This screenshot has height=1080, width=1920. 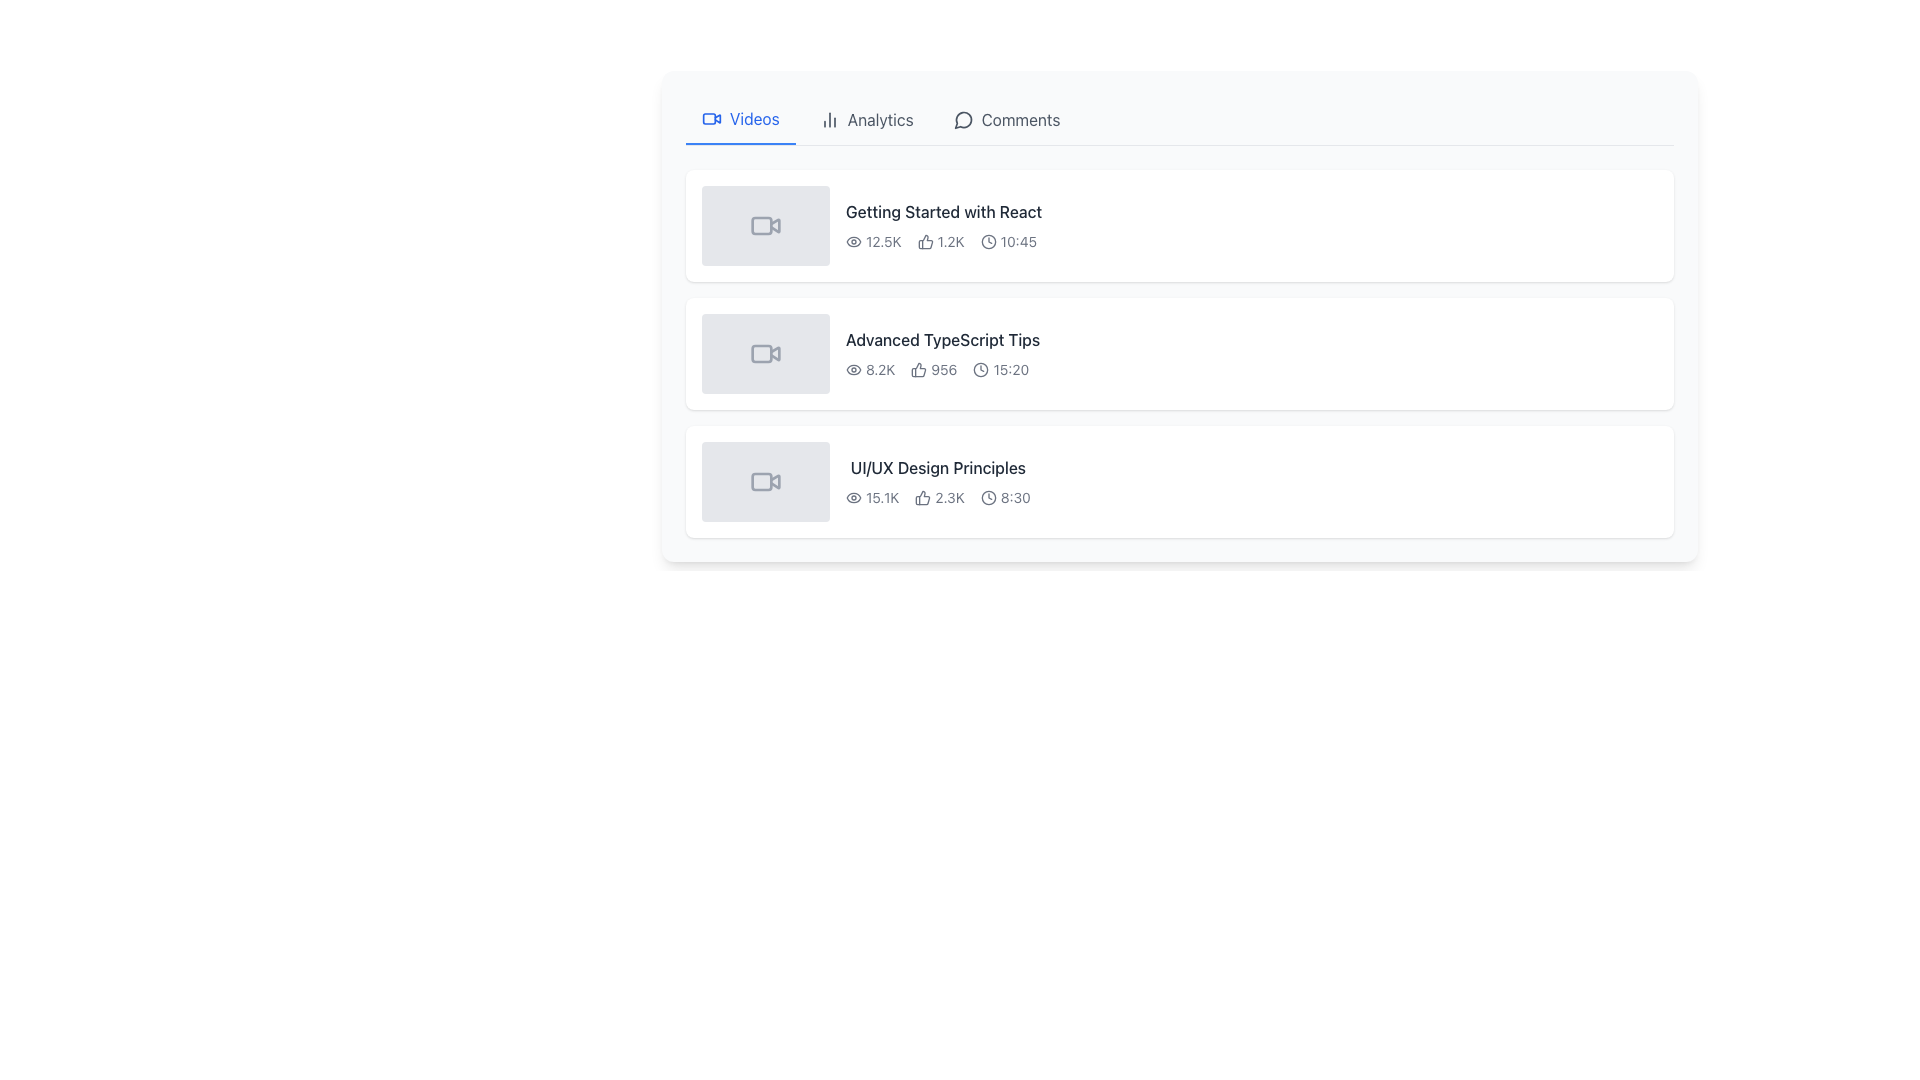 What do you see at coordinates (922, 496) in the screenshot?
I see `the small, outlined thumbs-up icon rendered in SVG format, which is styled with a black stroke and white fill, located immediately to the left of the text '2.3K' in the video metadata section for 'UI/UX Design Principles'` at bounding box center [922, 496].